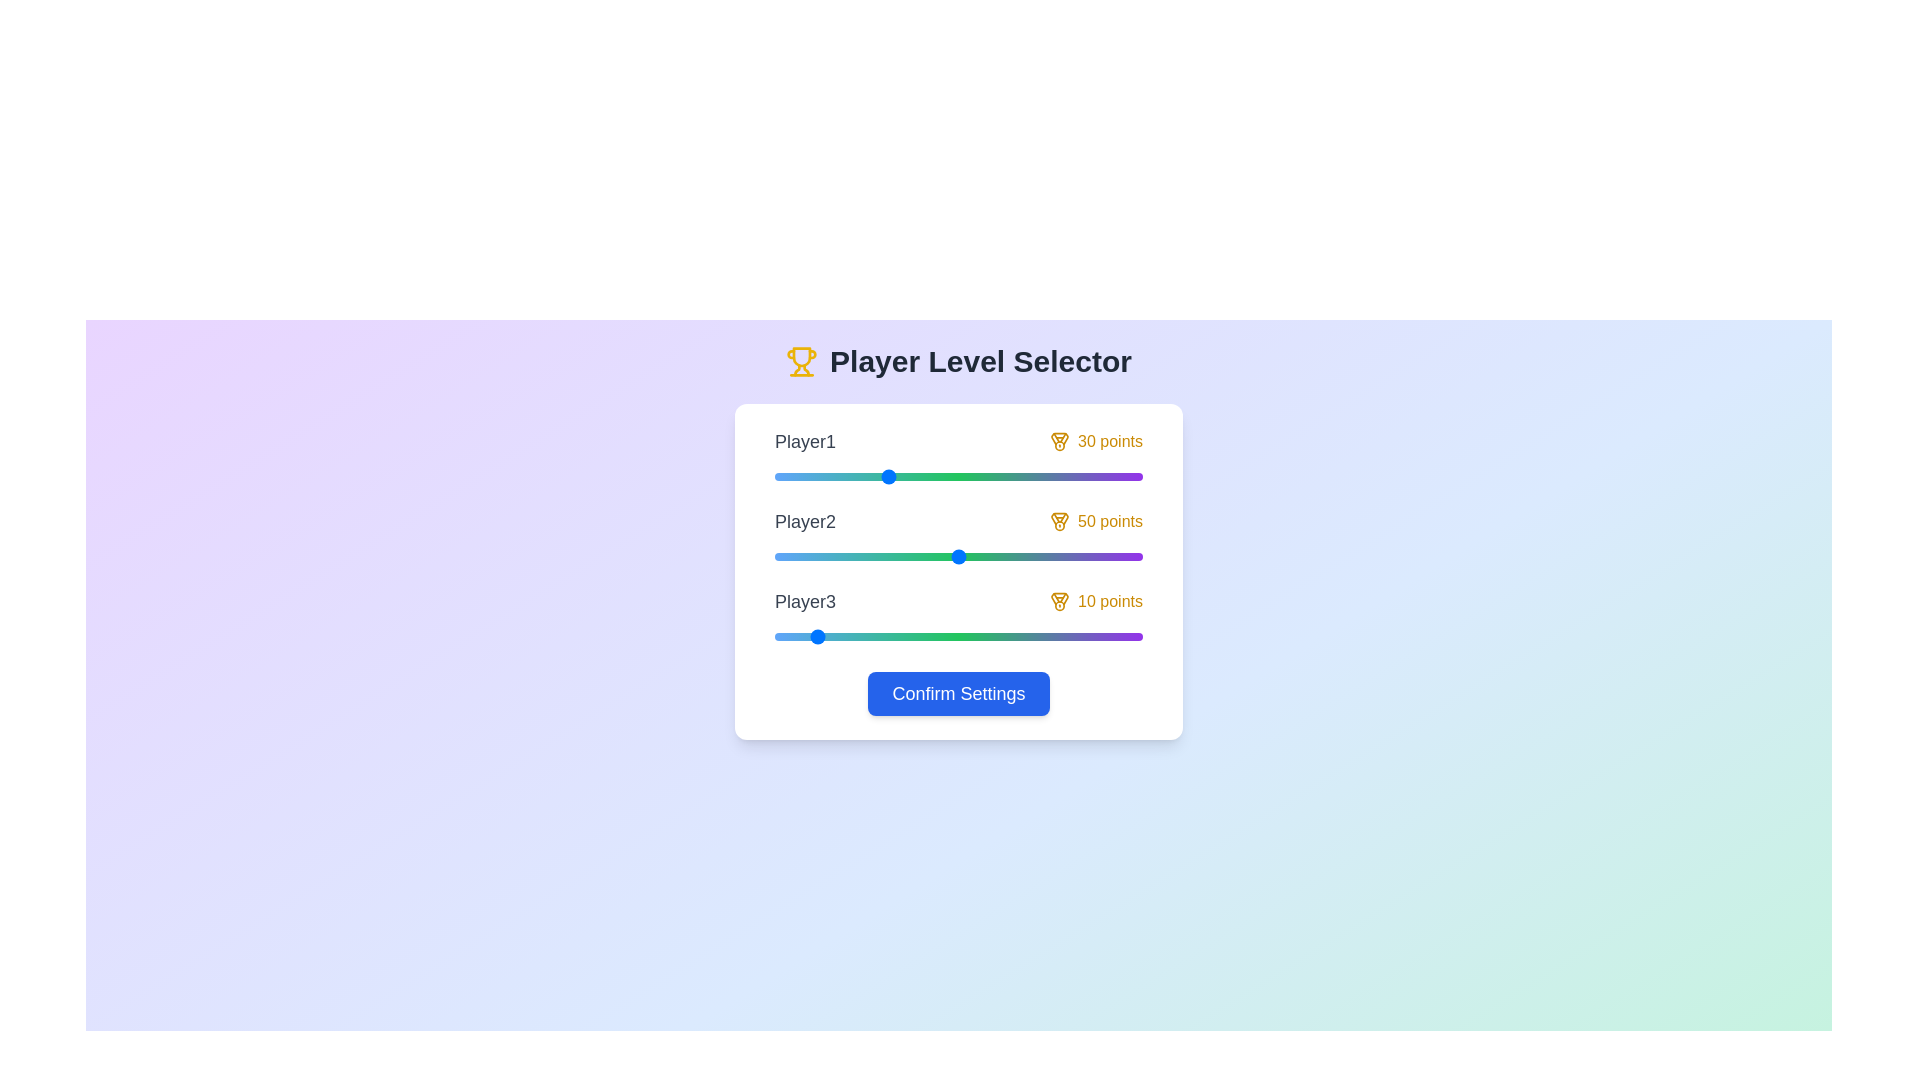  What do you see at coordinates (958, 693) in the screenshot?
I see `the 'Confirm Settings' button` at bounding box center [958, 693].